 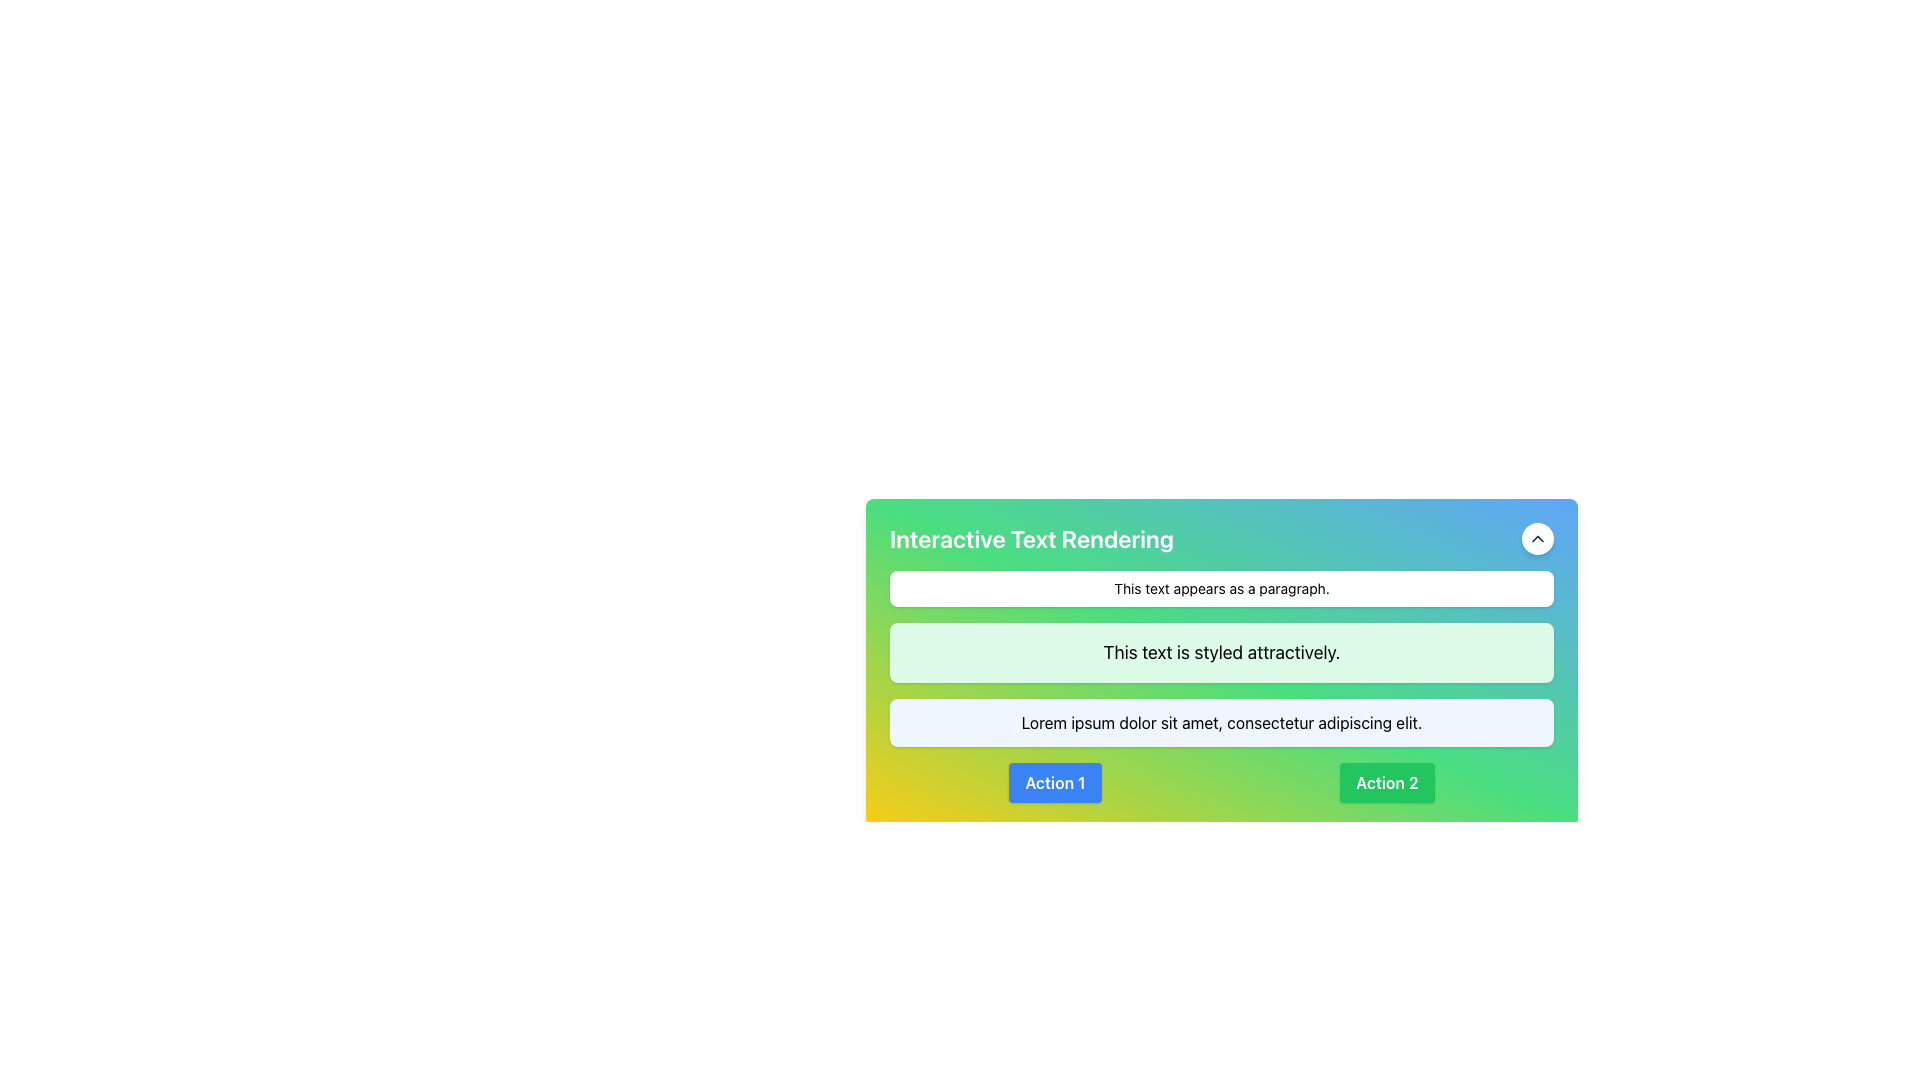 What do you see at coordinates (1221, 588) in the screenshot?
I see `the Text Display element that contains the black text 'This text appears as a paragraph.' which is a horizontally stretched rectangle with a white background and rounded corners` at bounding box center [1221, 588].